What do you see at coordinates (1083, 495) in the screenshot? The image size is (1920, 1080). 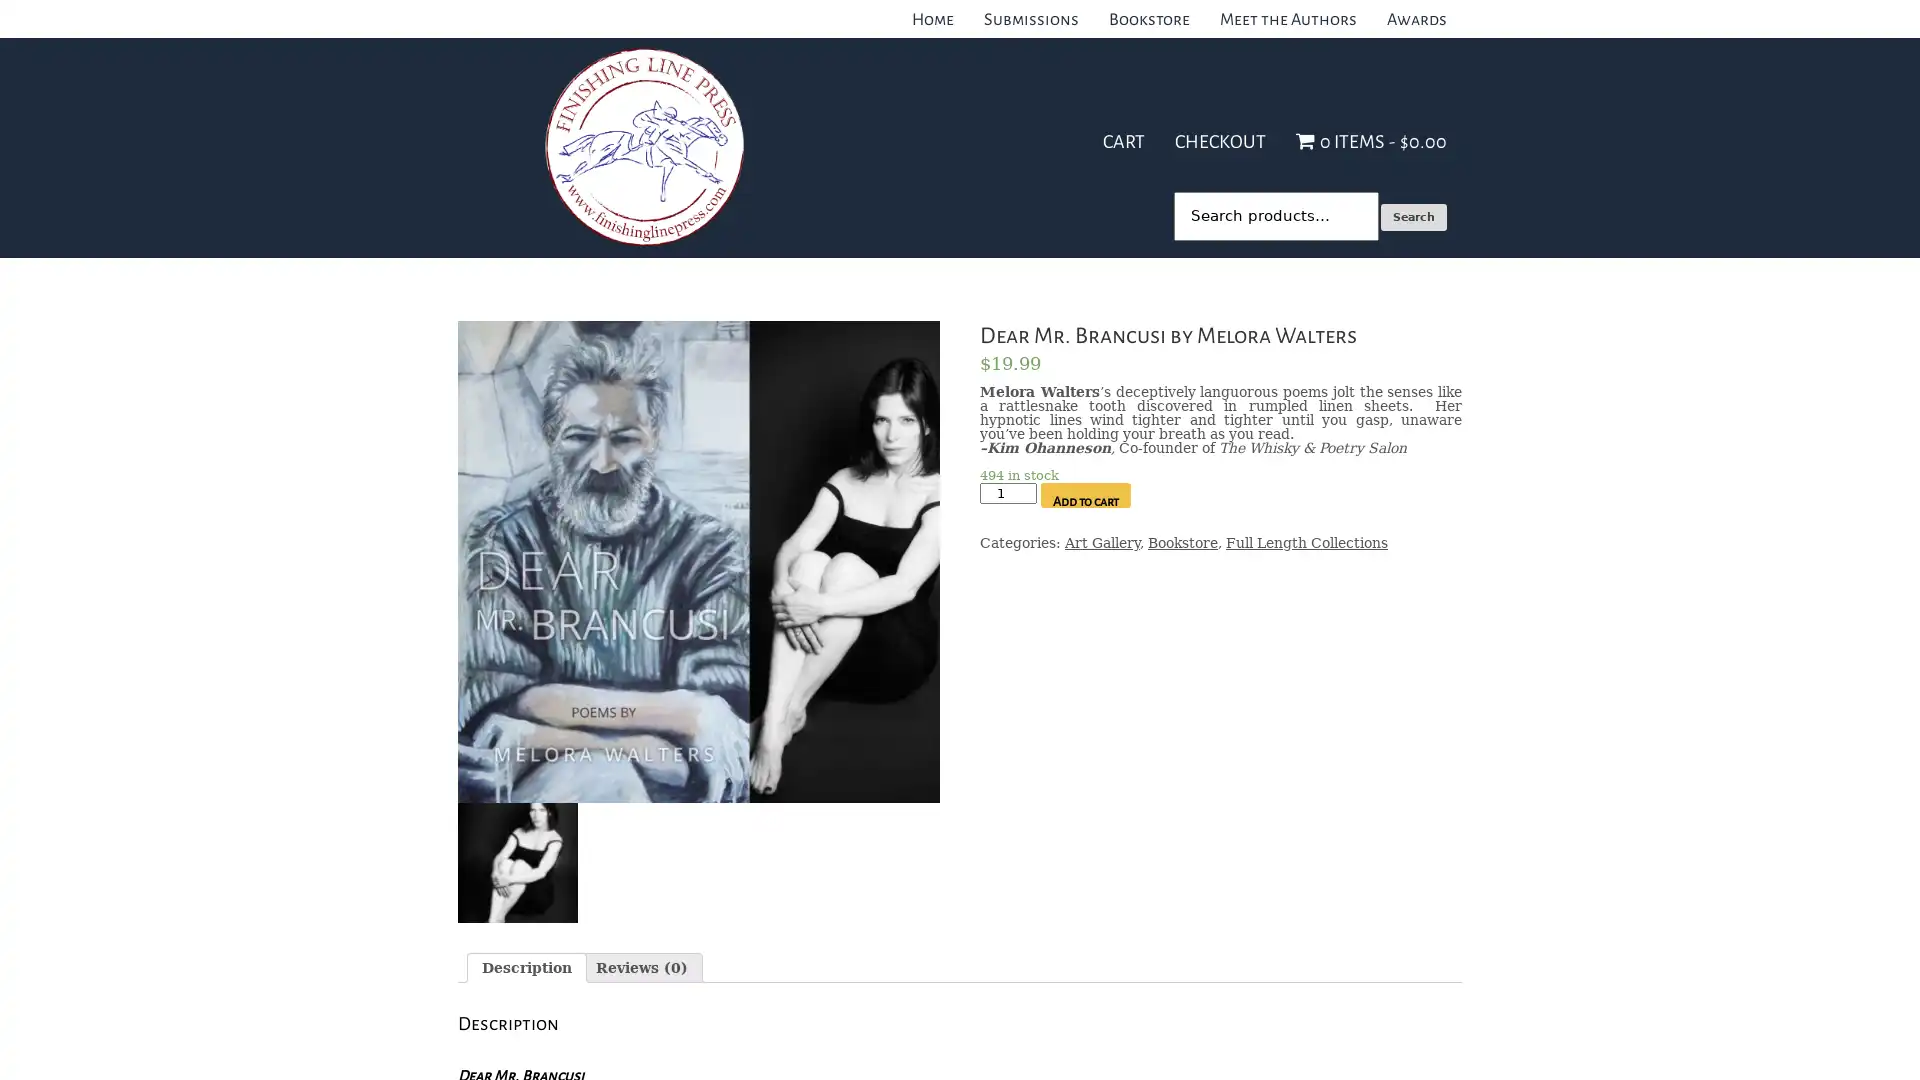 I see `Add to cart` at bounding box center [1083, 495].